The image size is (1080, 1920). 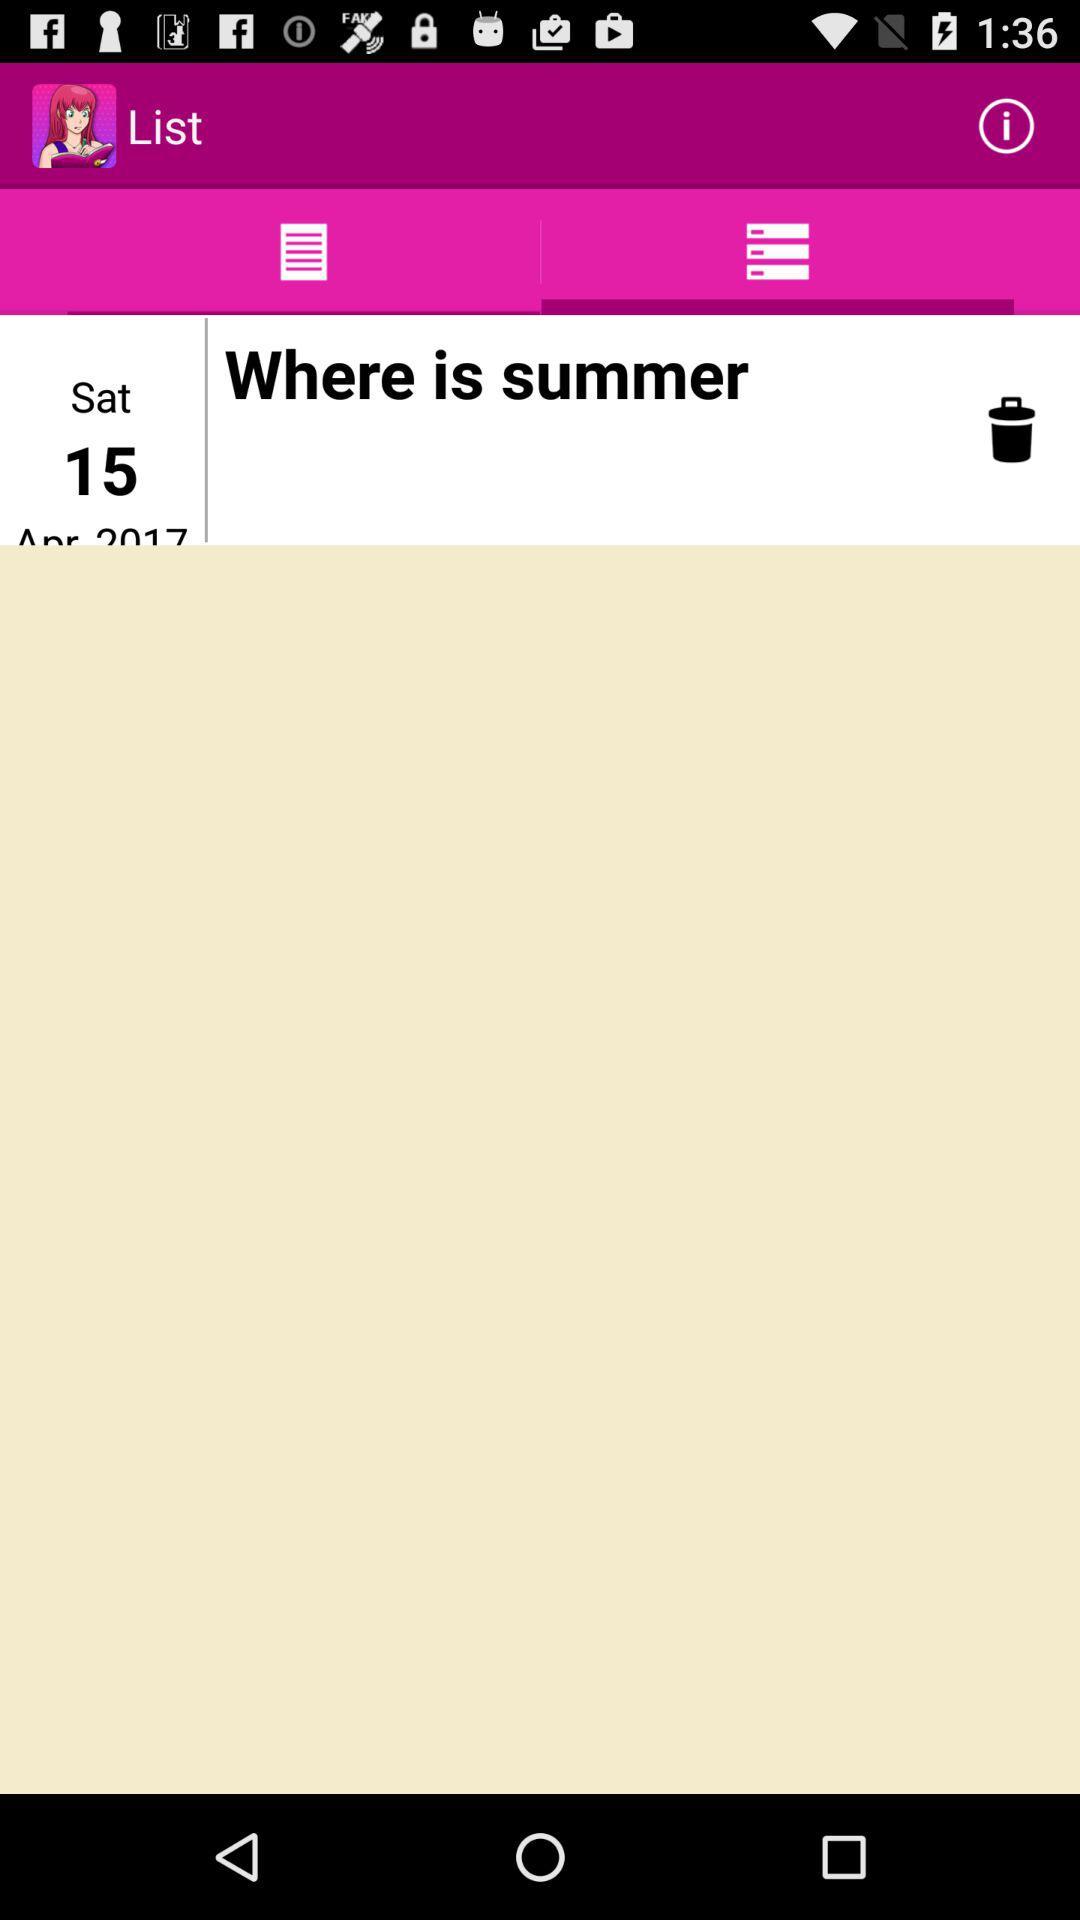 What do you see at coordinates (206, 429) in the screenshot?
I see `the icon next to the where is summer icon` at bounding box center [206, 429].